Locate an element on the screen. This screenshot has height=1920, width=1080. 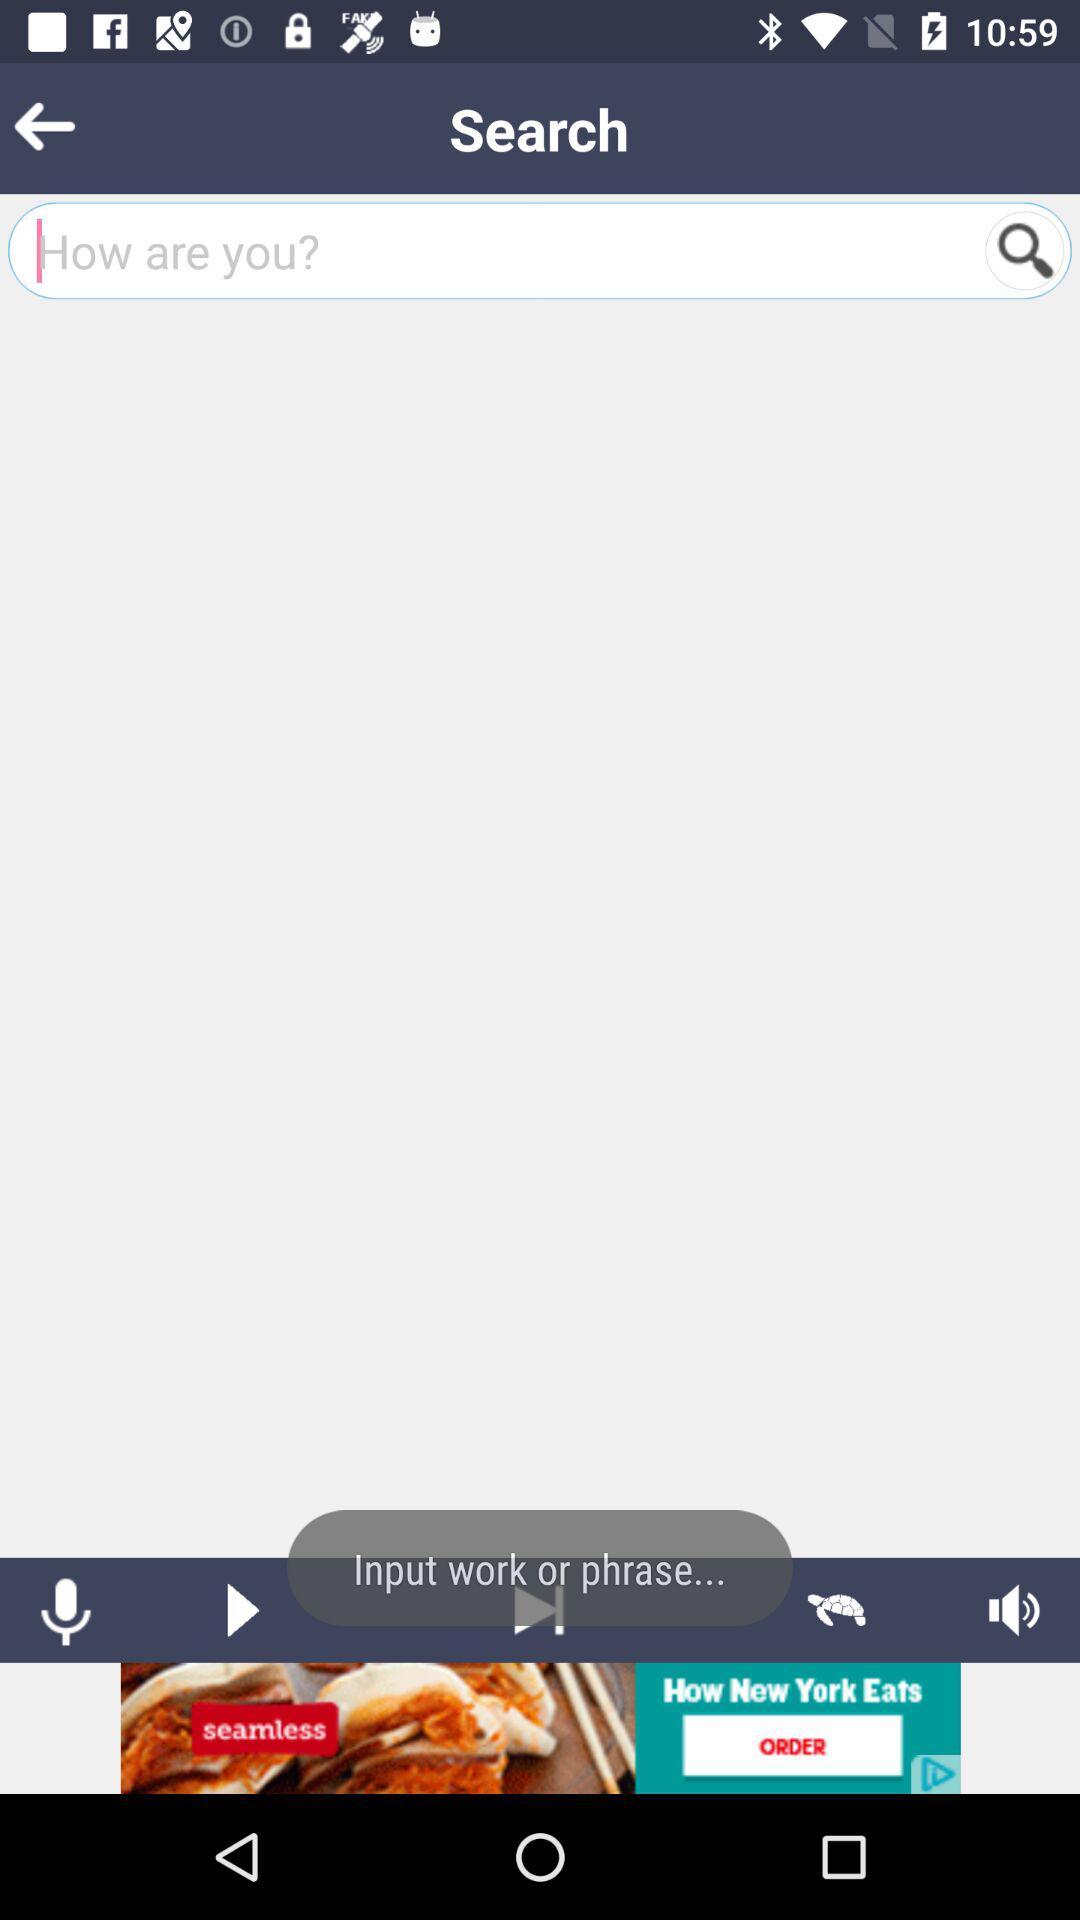
audio settings is located at coordinates (1014, 1610).